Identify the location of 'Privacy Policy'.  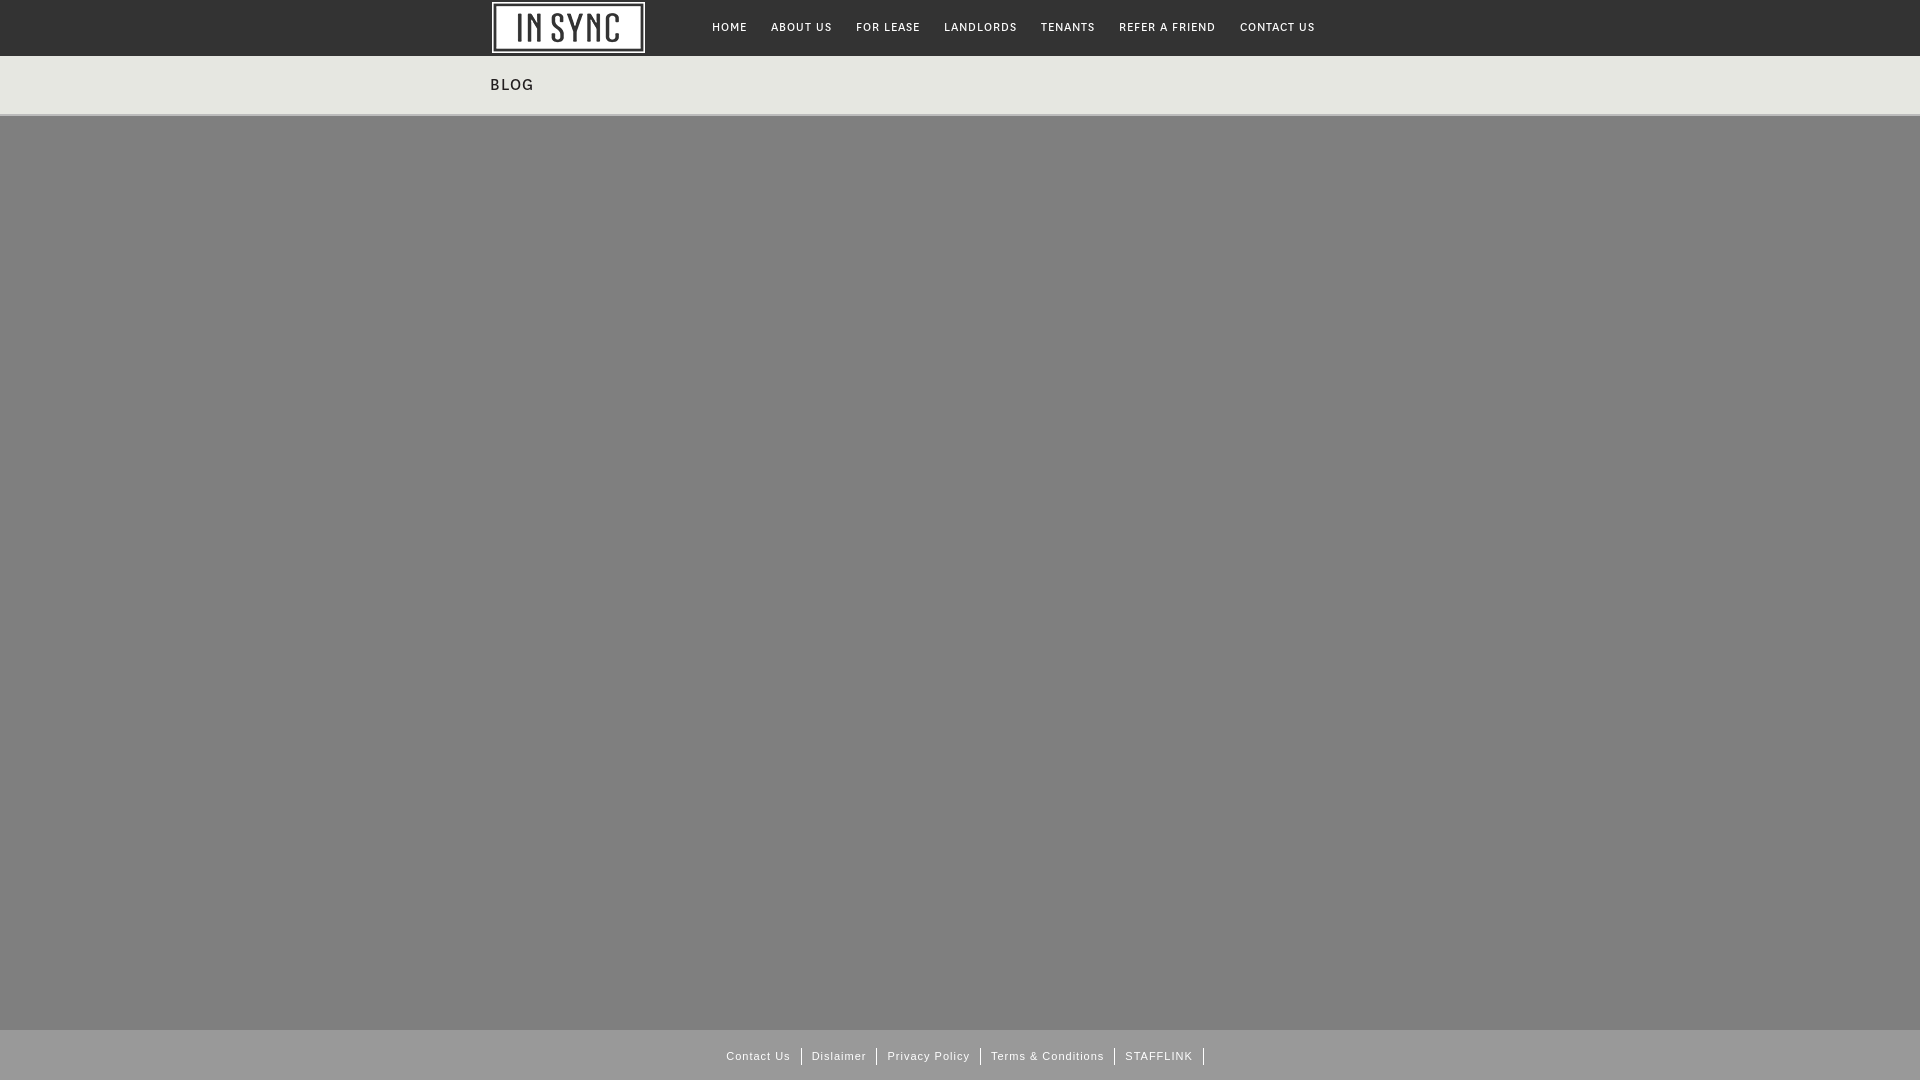
(927, 1055).